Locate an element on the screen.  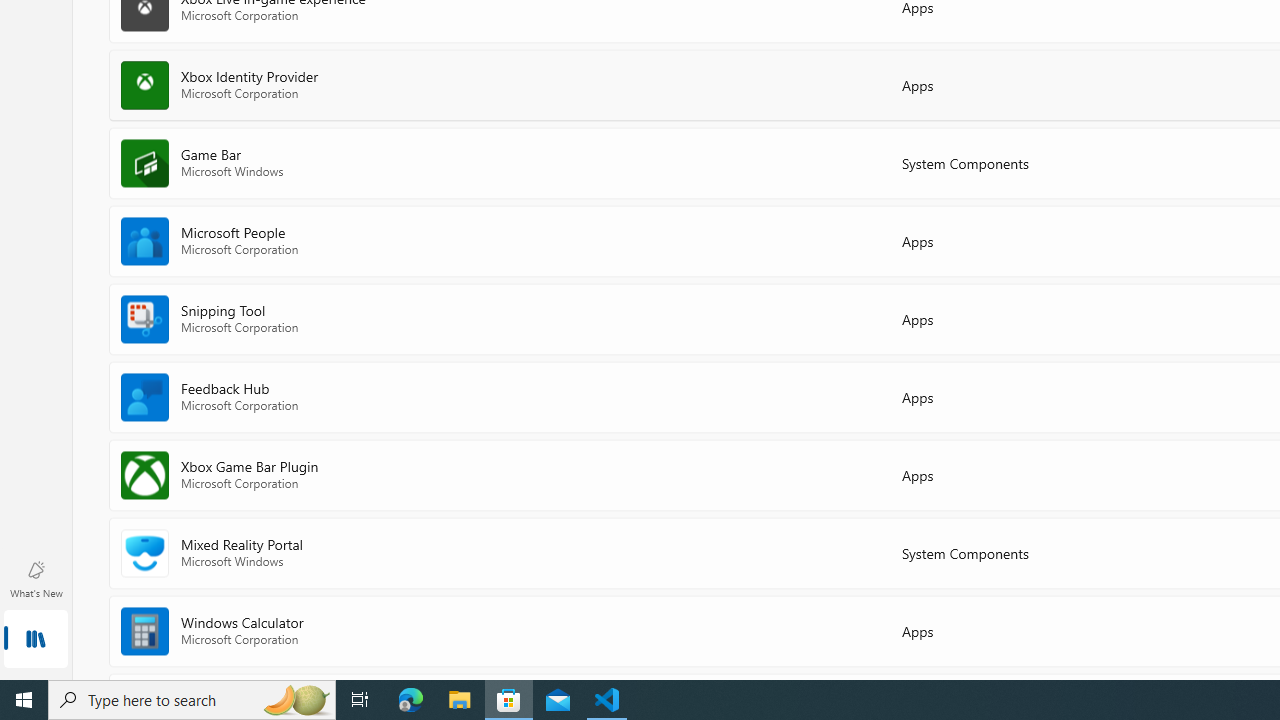
'What' is located at coordinates (35, 578).